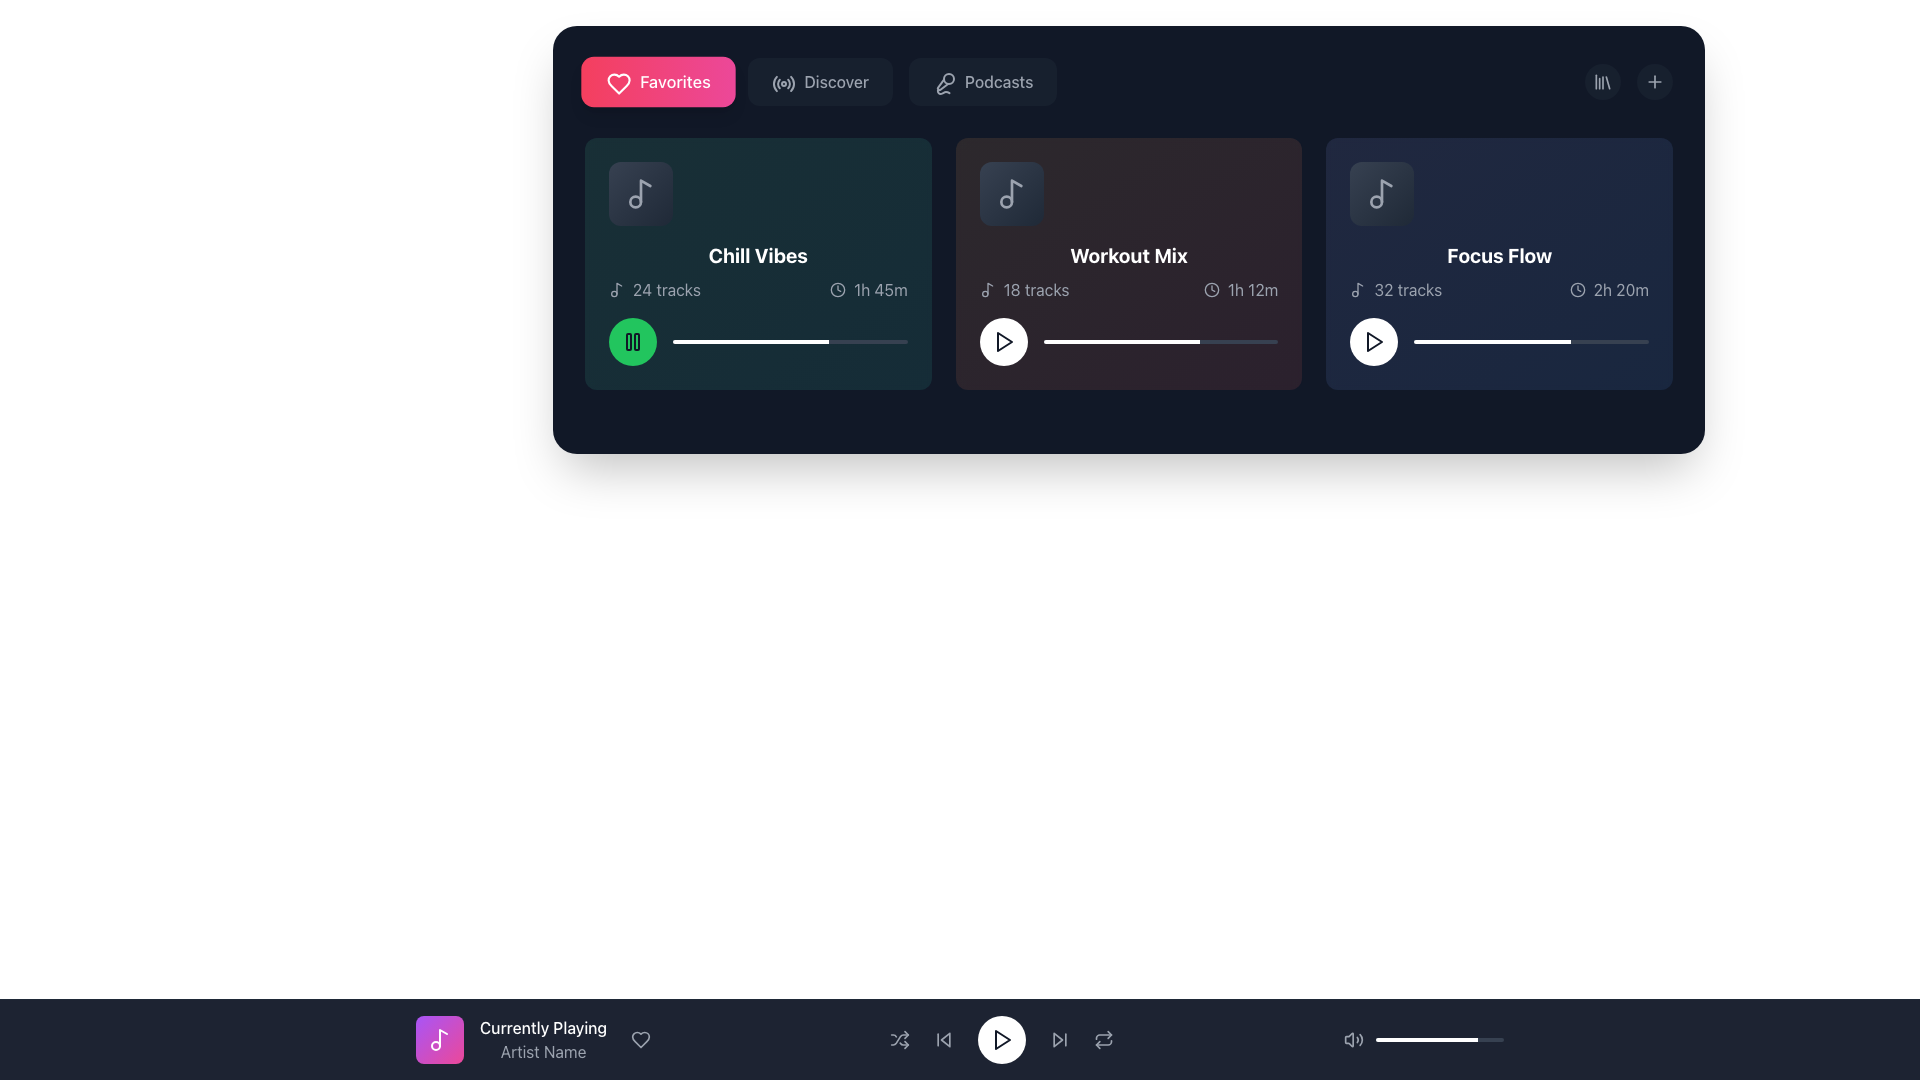  What do you see at coordinates (543, 1028) in the screenshot?
I see `the text label displaying 'Currently Playing', which is prominently styled in bold white font against a dark background, located in the bottom center of the media control bar` at bounding box center [543, 1028].